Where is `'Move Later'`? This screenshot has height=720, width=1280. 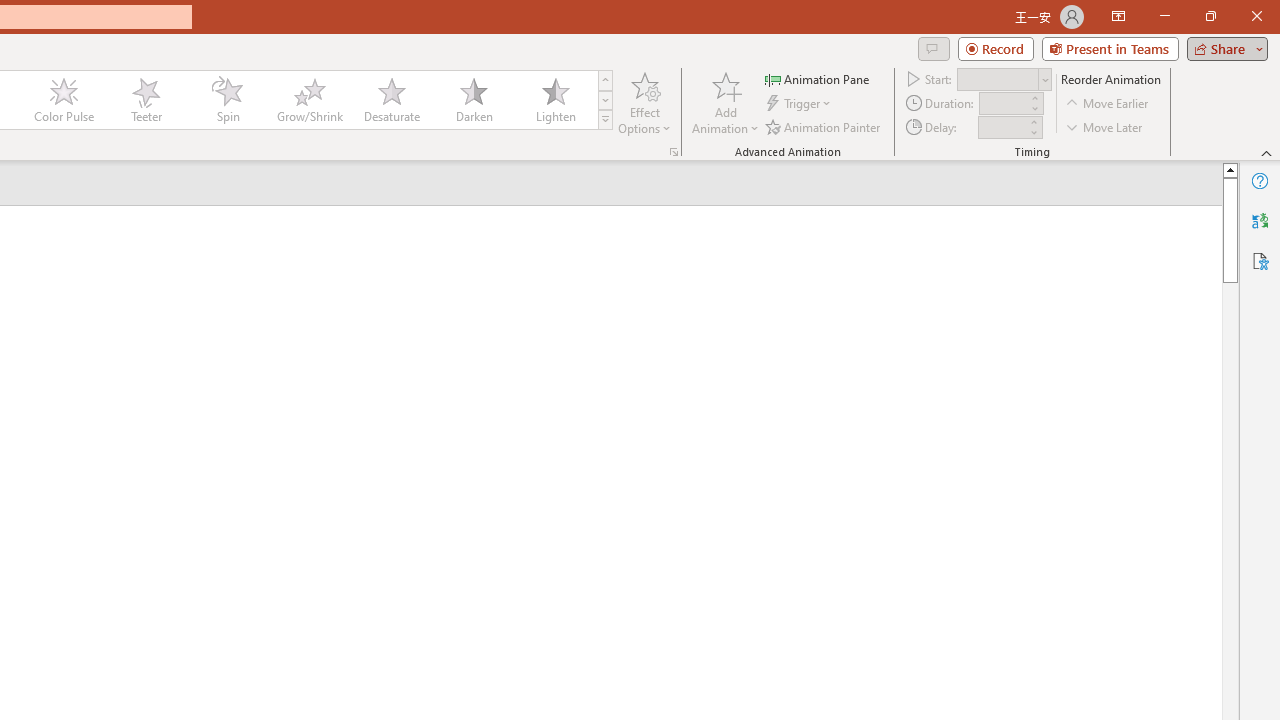 'Move Later' is located at coordinates (1104, 127).